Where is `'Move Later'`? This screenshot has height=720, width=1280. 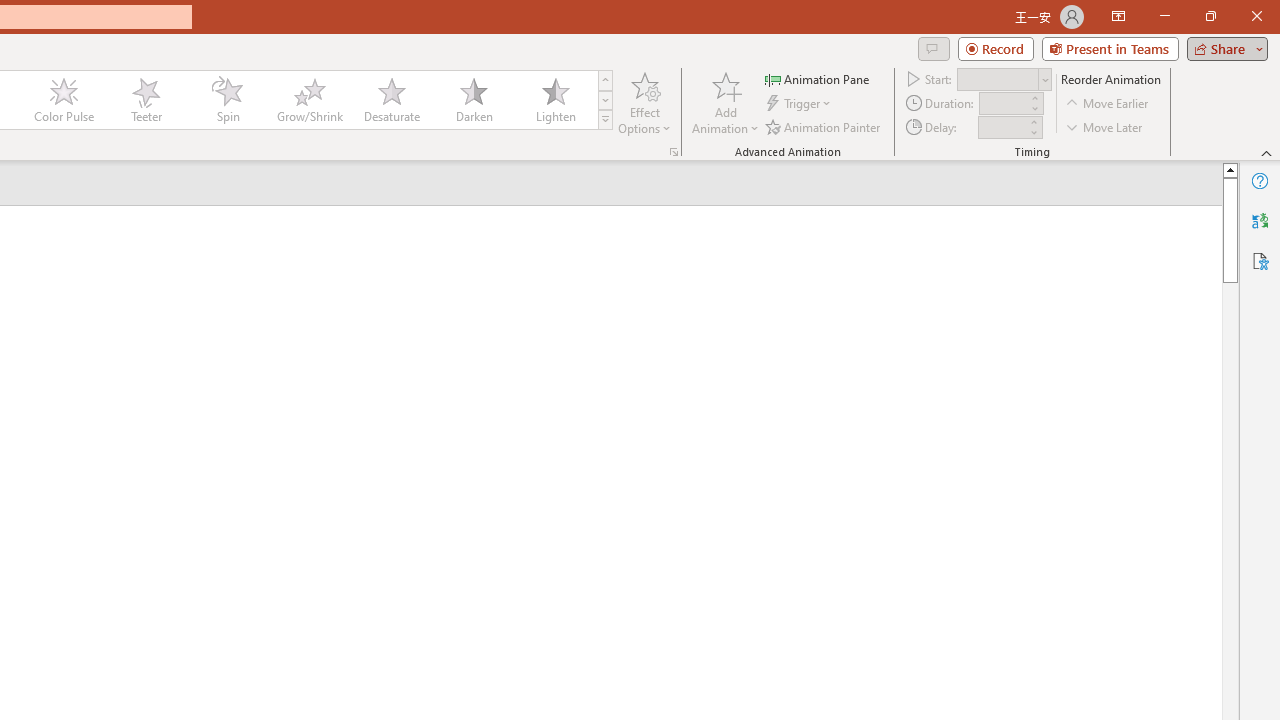 'Move Later' is located at coordinates (1104, 127).